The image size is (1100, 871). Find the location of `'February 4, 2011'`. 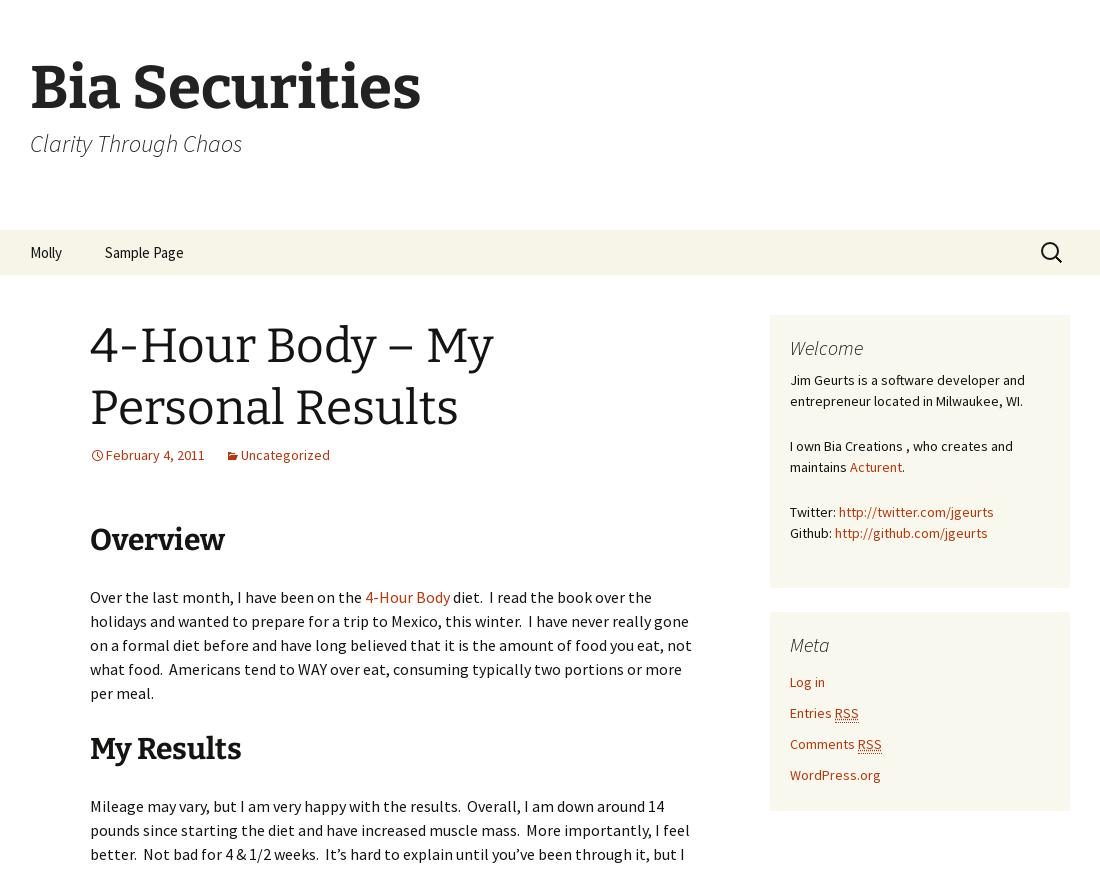

'February 4, 2011' is located at coordinates (154, 453).